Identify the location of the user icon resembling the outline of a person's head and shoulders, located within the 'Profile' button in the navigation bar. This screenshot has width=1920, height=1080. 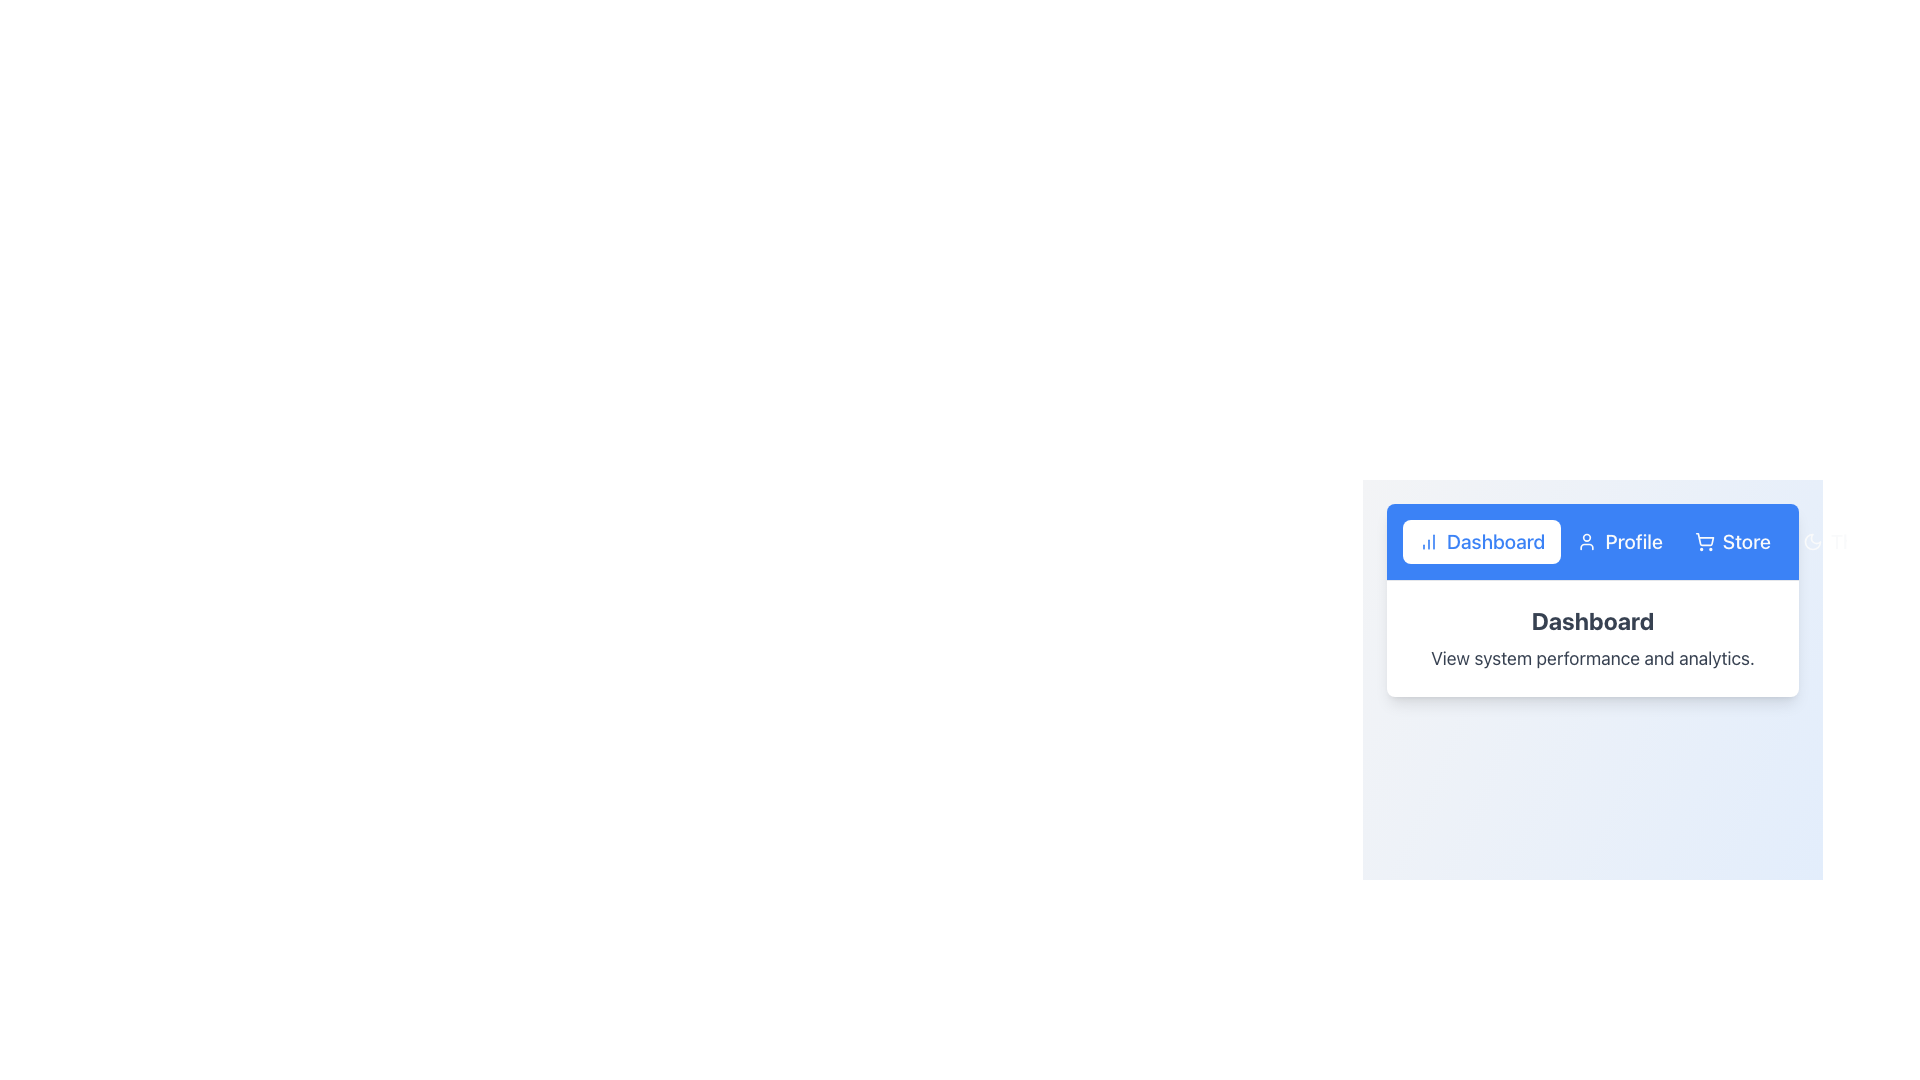
(1586, 542).